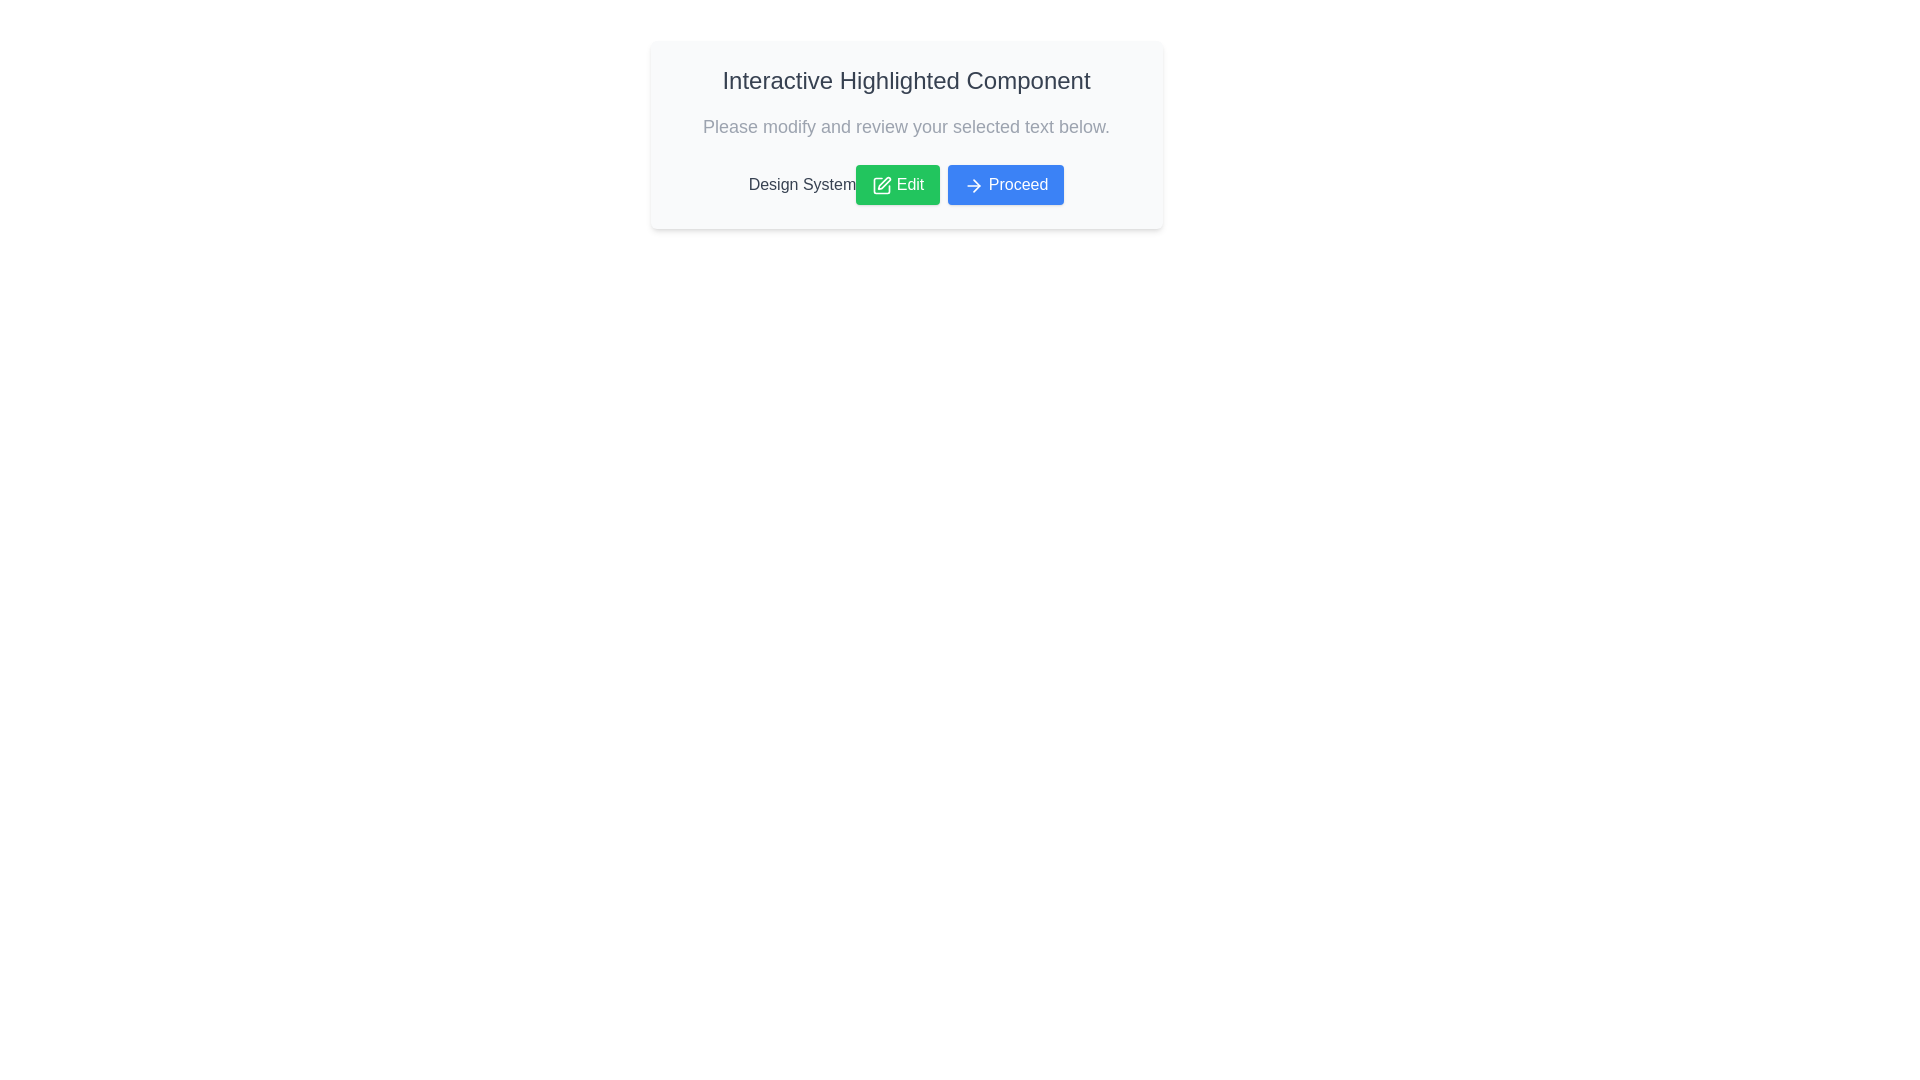 The image size is (1920, 1080). Describe the element at coordinates (802, 184) in the screenshot. I see `the static text element that provides a label or descriptor, located below the heading and subheading in the center panel, to the left of the 'Edit' and 'Proceed' buttons` at that location.